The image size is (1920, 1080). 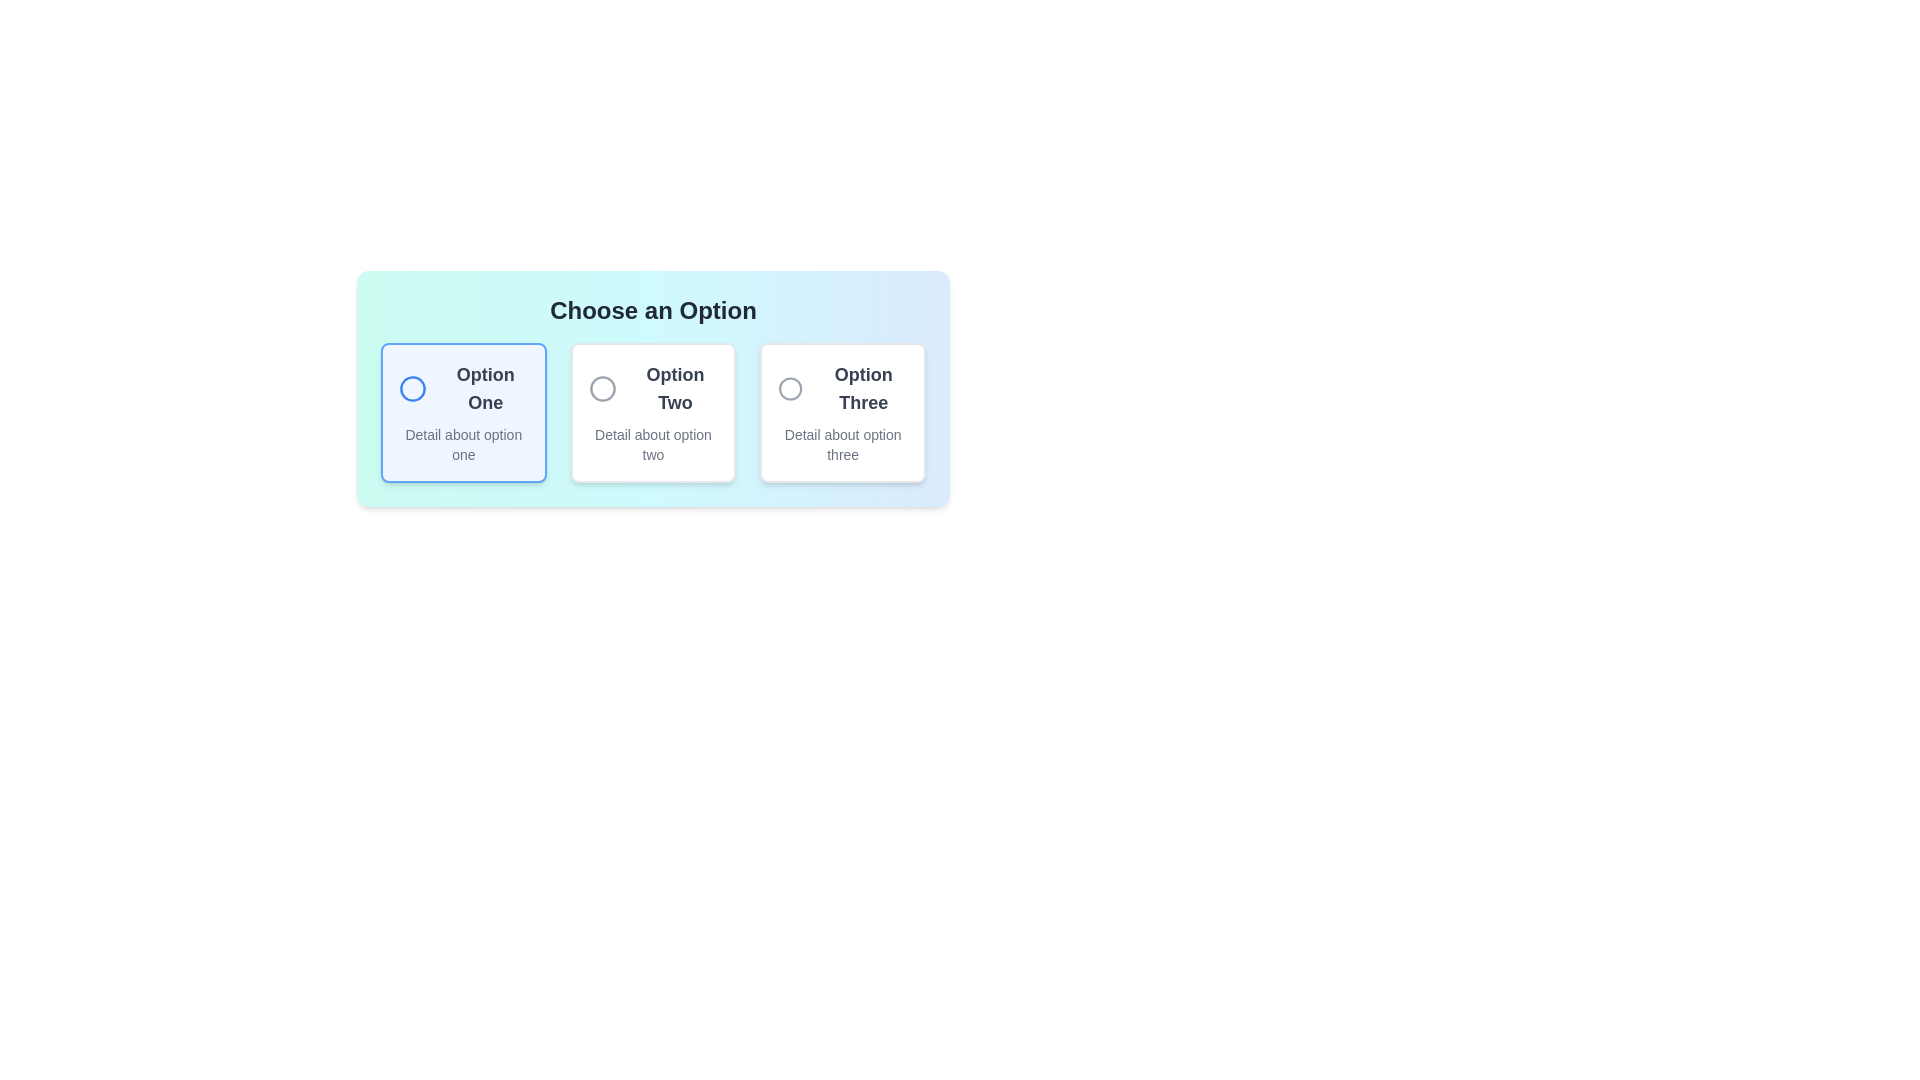 I want to click on the text label that represents the second selectable option, labeled 'Option Two', which is centrally located in a group of three options, so click(x=675, y=389).